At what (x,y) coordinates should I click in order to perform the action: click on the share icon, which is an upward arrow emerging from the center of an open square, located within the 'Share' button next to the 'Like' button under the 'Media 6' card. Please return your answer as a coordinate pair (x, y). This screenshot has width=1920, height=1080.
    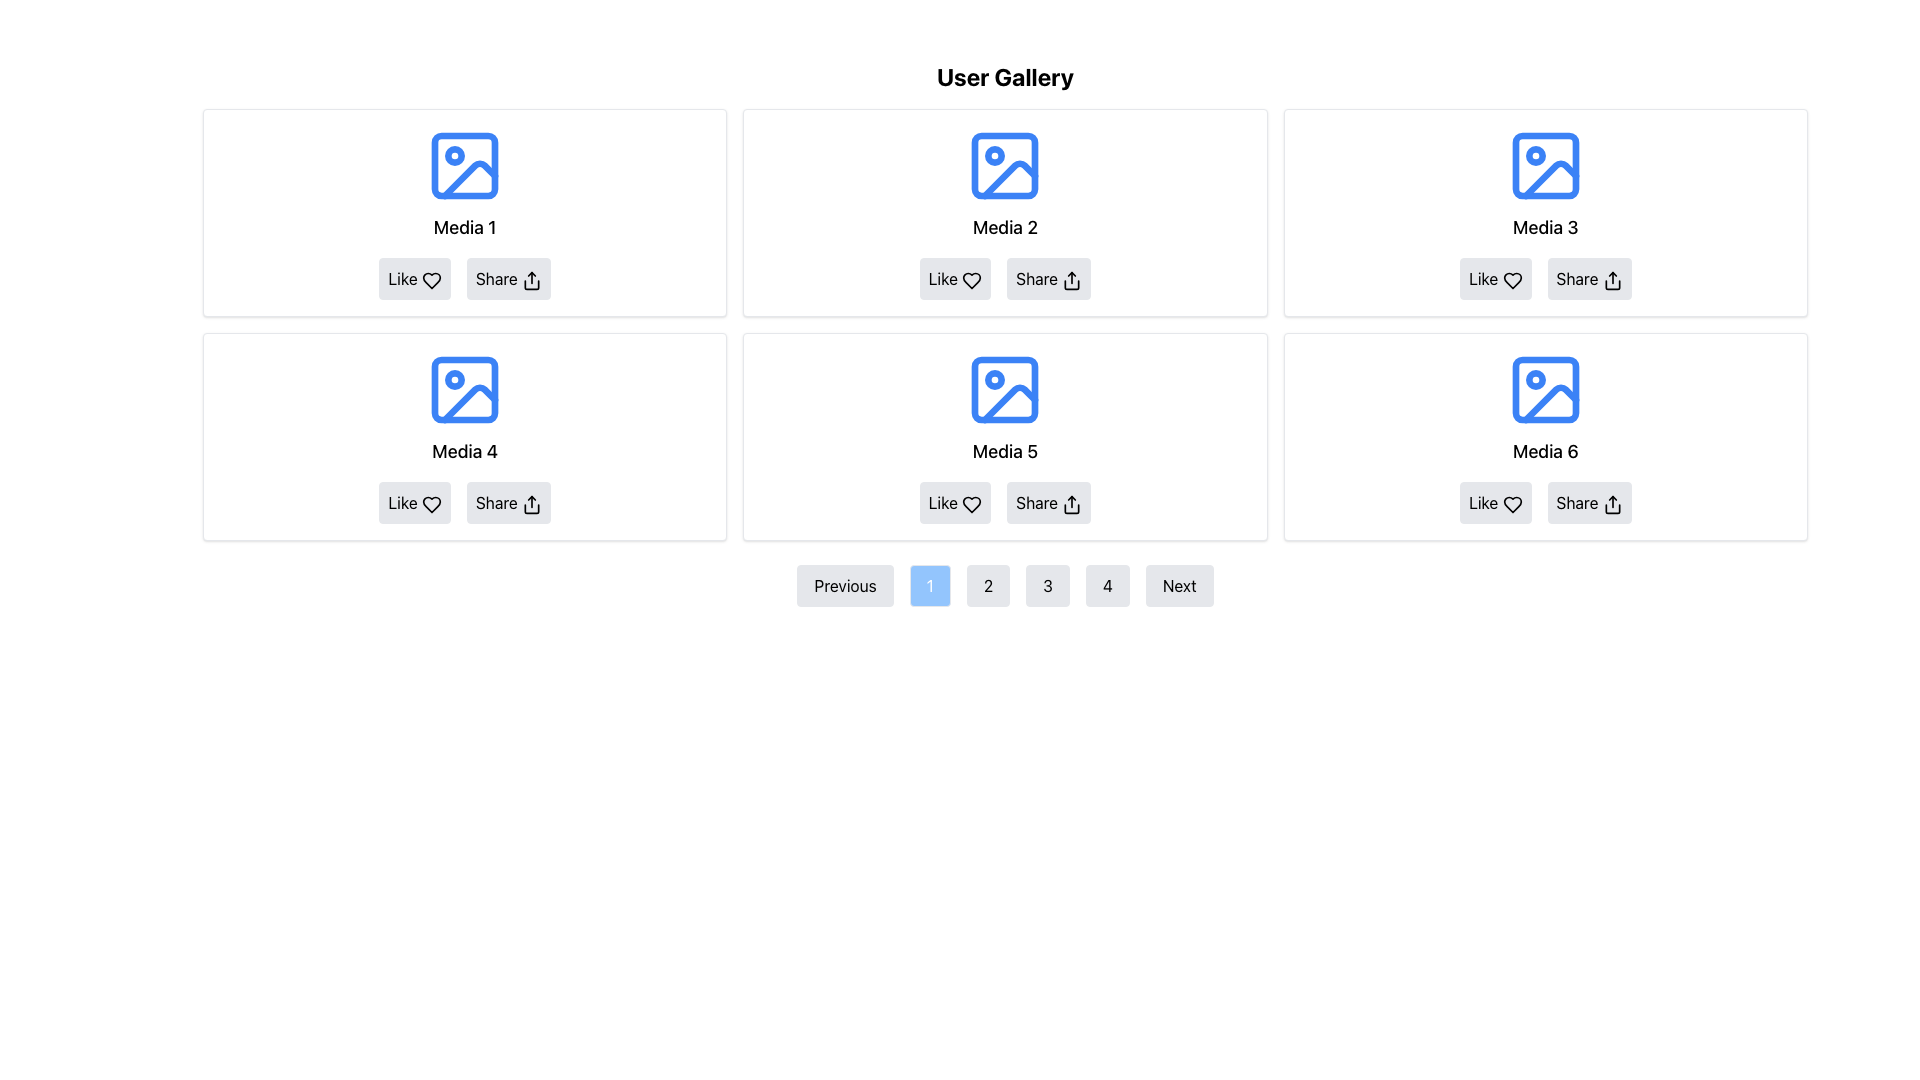
    Looking at the image, I should click on (1612, 503).